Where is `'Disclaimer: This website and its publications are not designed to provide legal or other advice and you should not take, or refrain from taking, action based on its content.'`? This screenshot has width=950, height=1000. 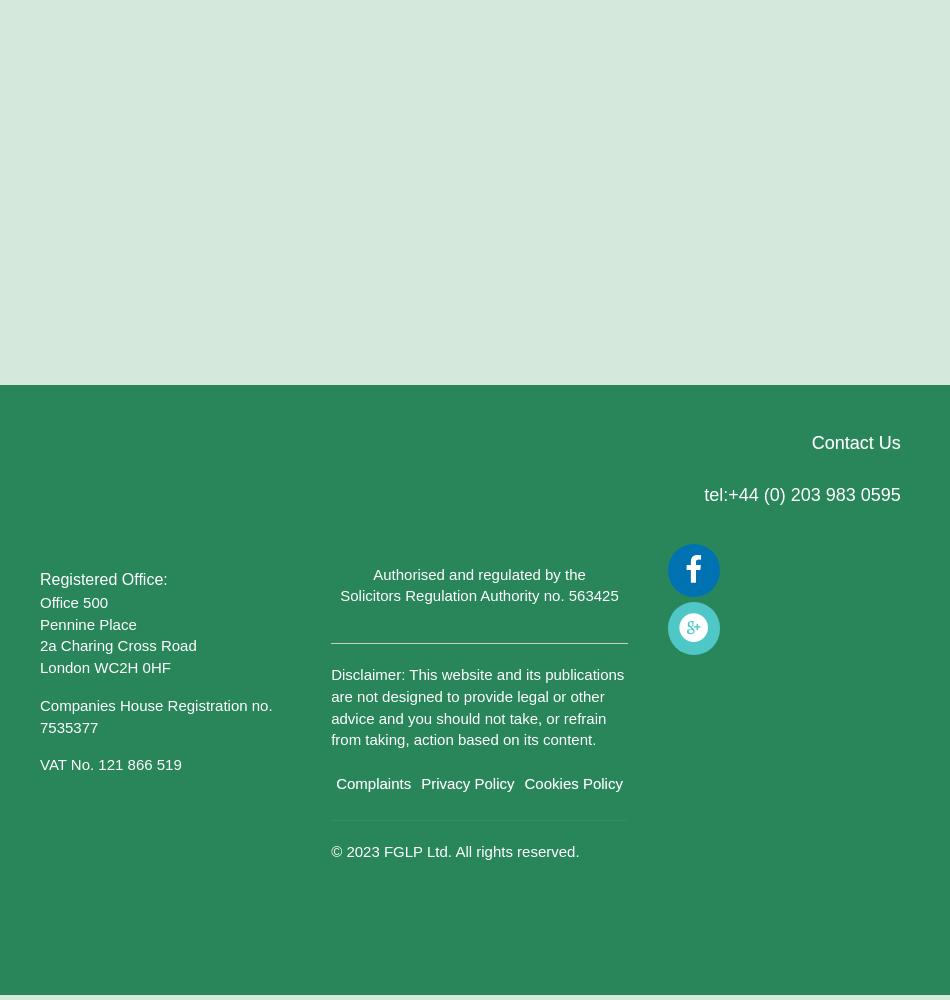 'Disclaimer: This website and its publications are not designed to provide legal or other advice and you should not take, or refrain from taking, action based on its content.' is located at coordinates (329, 706).